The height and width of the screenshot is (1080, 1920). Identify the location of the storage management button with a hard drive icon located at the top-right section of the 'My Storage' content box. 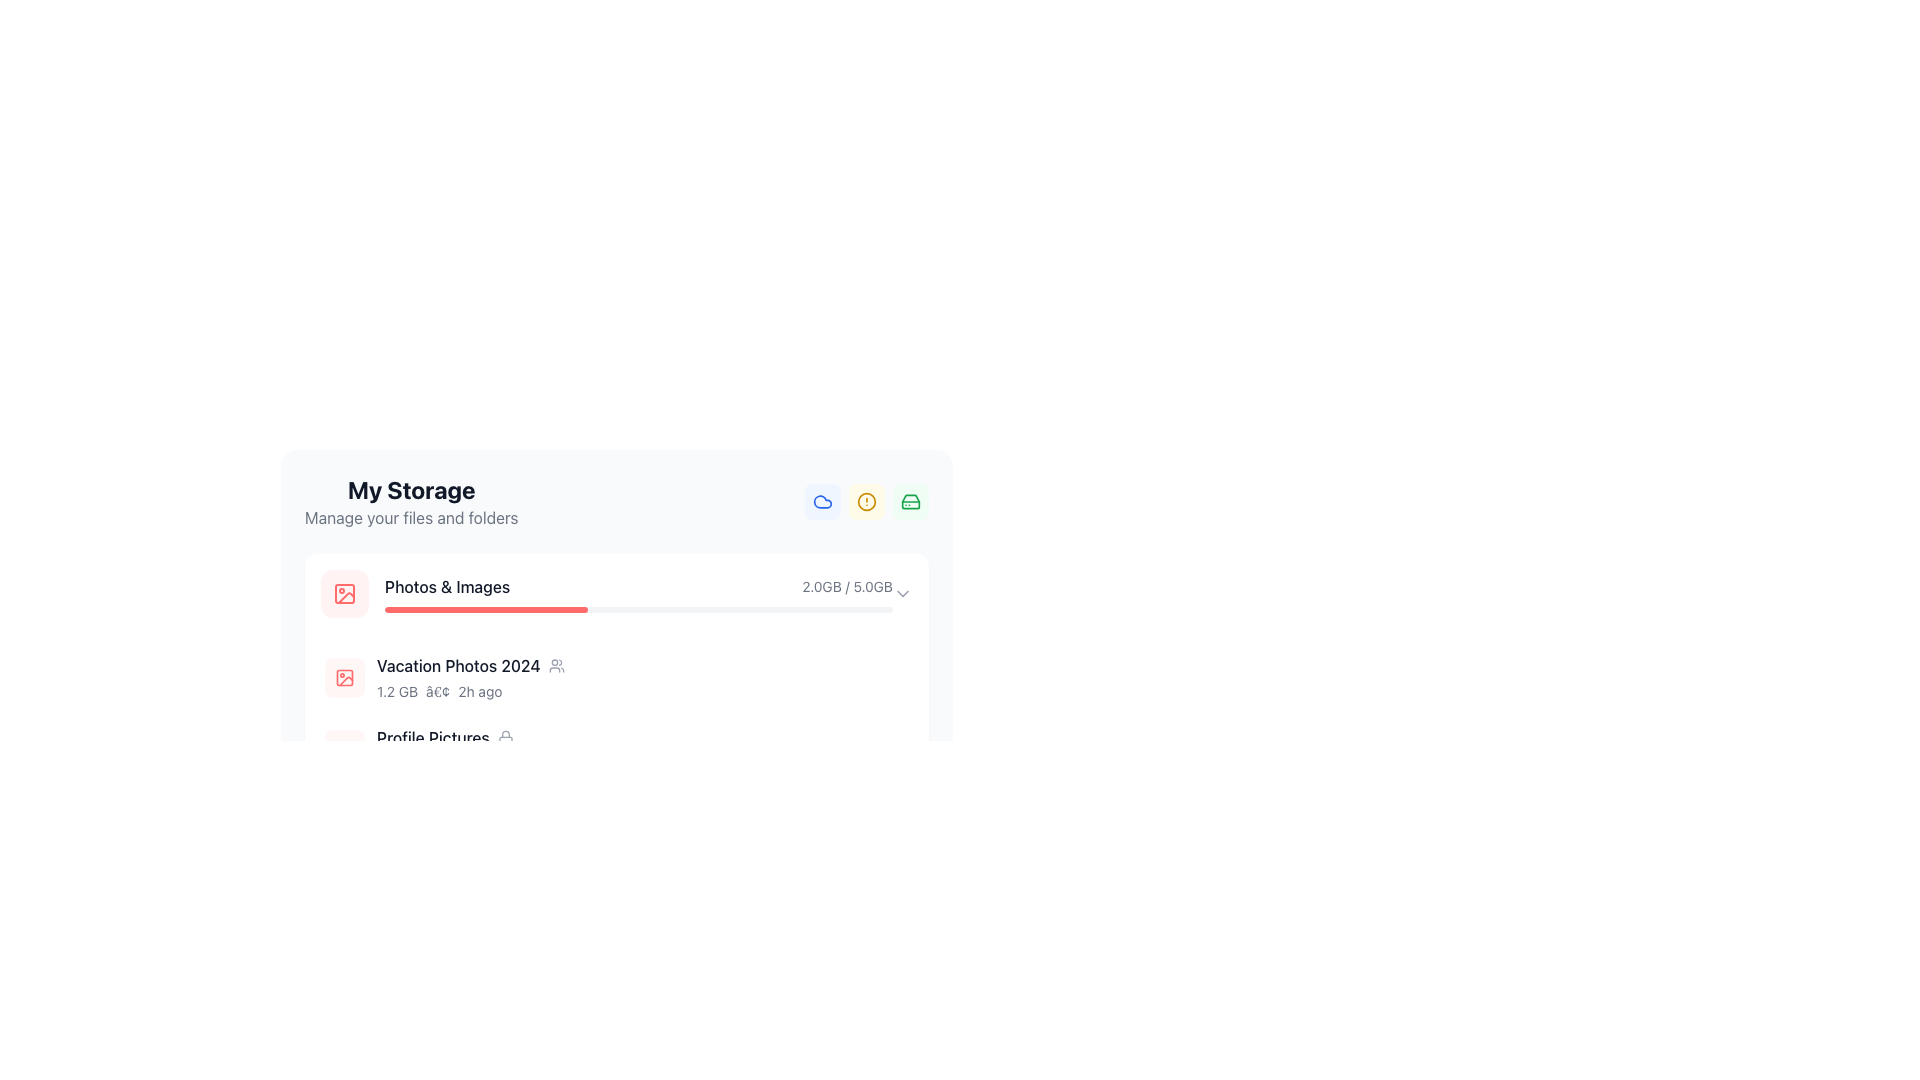
(910, 500).